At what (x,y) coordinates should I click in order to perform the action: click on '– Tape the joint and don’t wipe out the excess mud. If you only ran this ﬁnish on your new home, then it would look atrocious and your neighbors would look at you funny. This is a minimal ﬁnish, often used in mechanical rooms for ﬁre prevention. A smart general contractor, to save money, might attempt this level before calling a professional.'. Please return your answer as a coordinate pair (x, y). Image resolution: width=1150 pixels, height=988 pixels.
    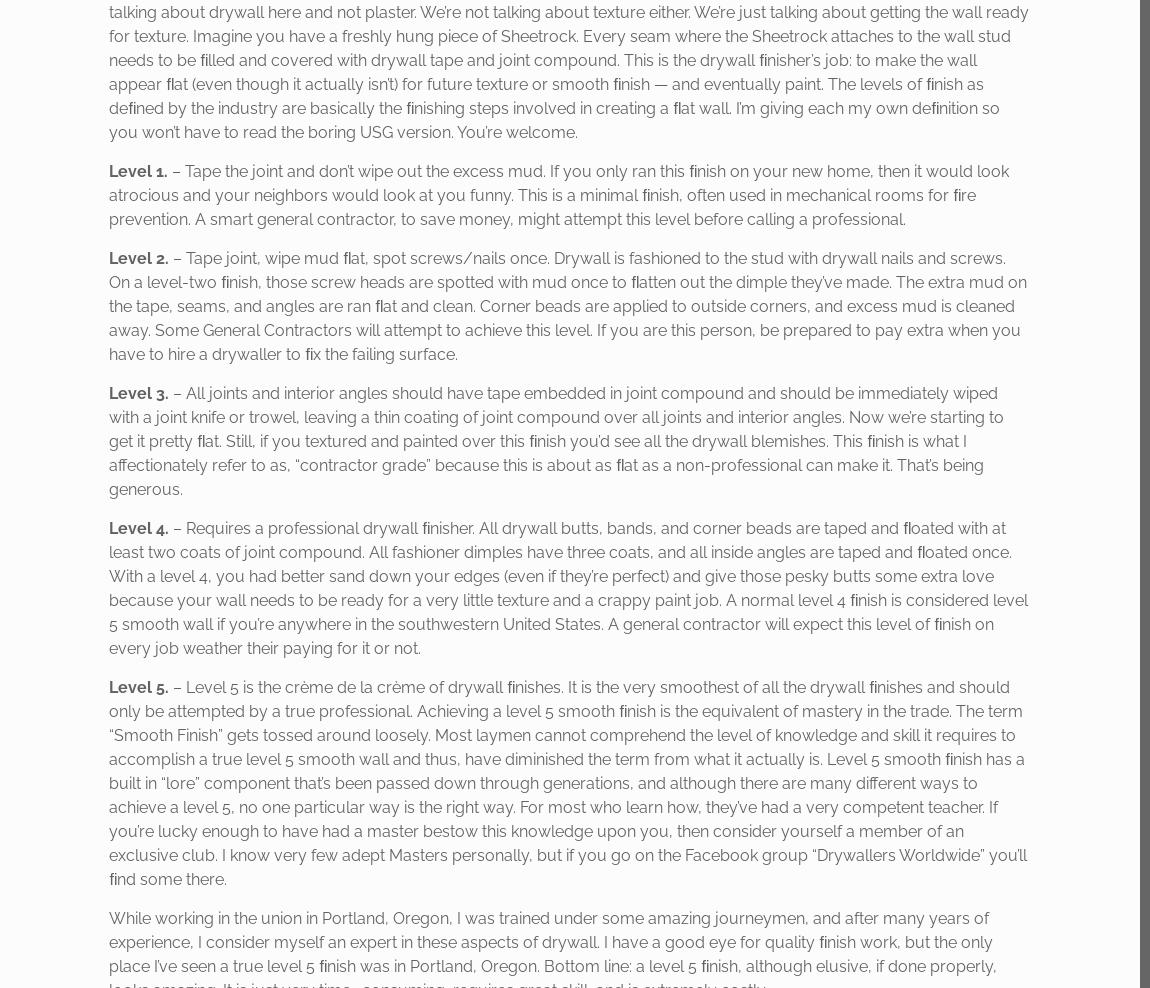
    Looking at the image, I should click on (108, 195).